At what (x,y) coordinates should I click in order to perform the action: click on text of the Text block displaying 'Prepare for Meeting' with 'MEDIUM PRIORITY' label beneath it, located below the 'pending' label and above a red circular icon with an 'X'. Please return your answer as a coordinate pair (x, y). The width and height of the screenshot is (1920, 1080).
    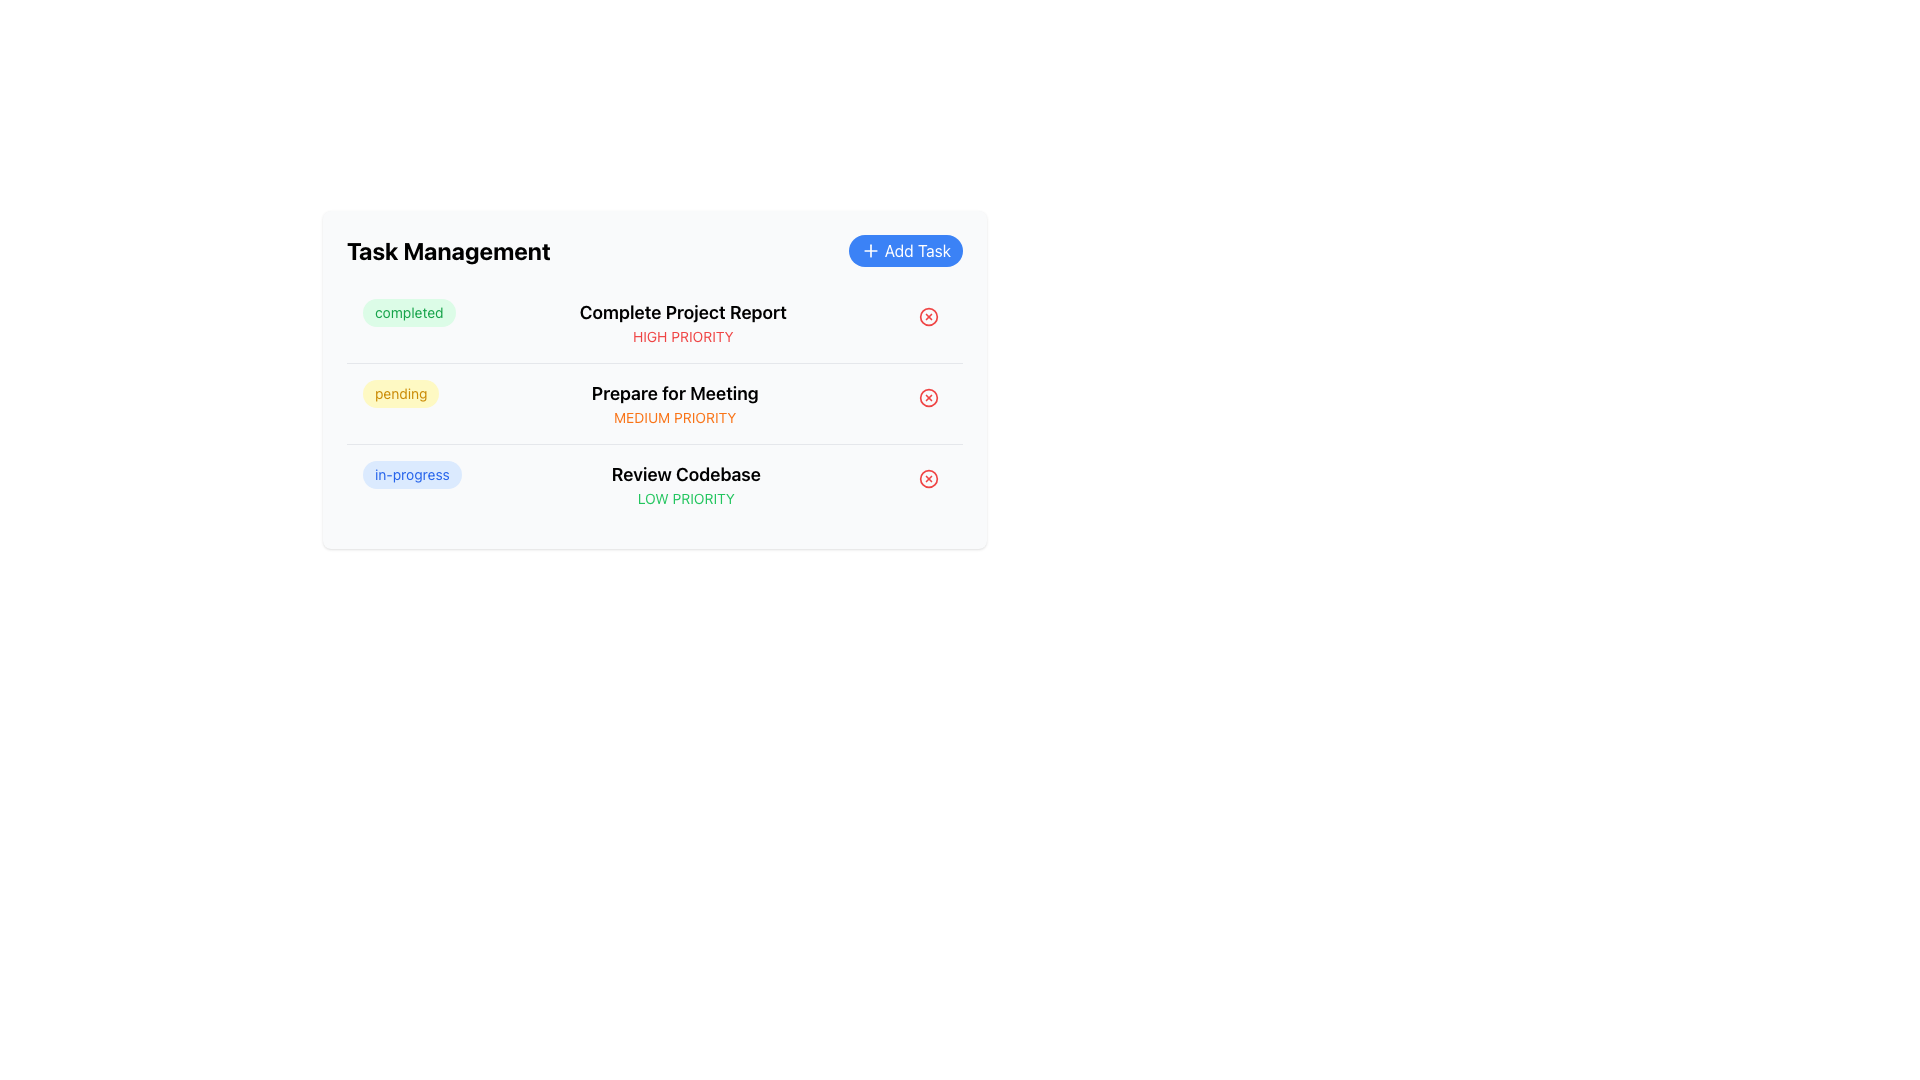
    Looking at the image, I should click on (675, 404).